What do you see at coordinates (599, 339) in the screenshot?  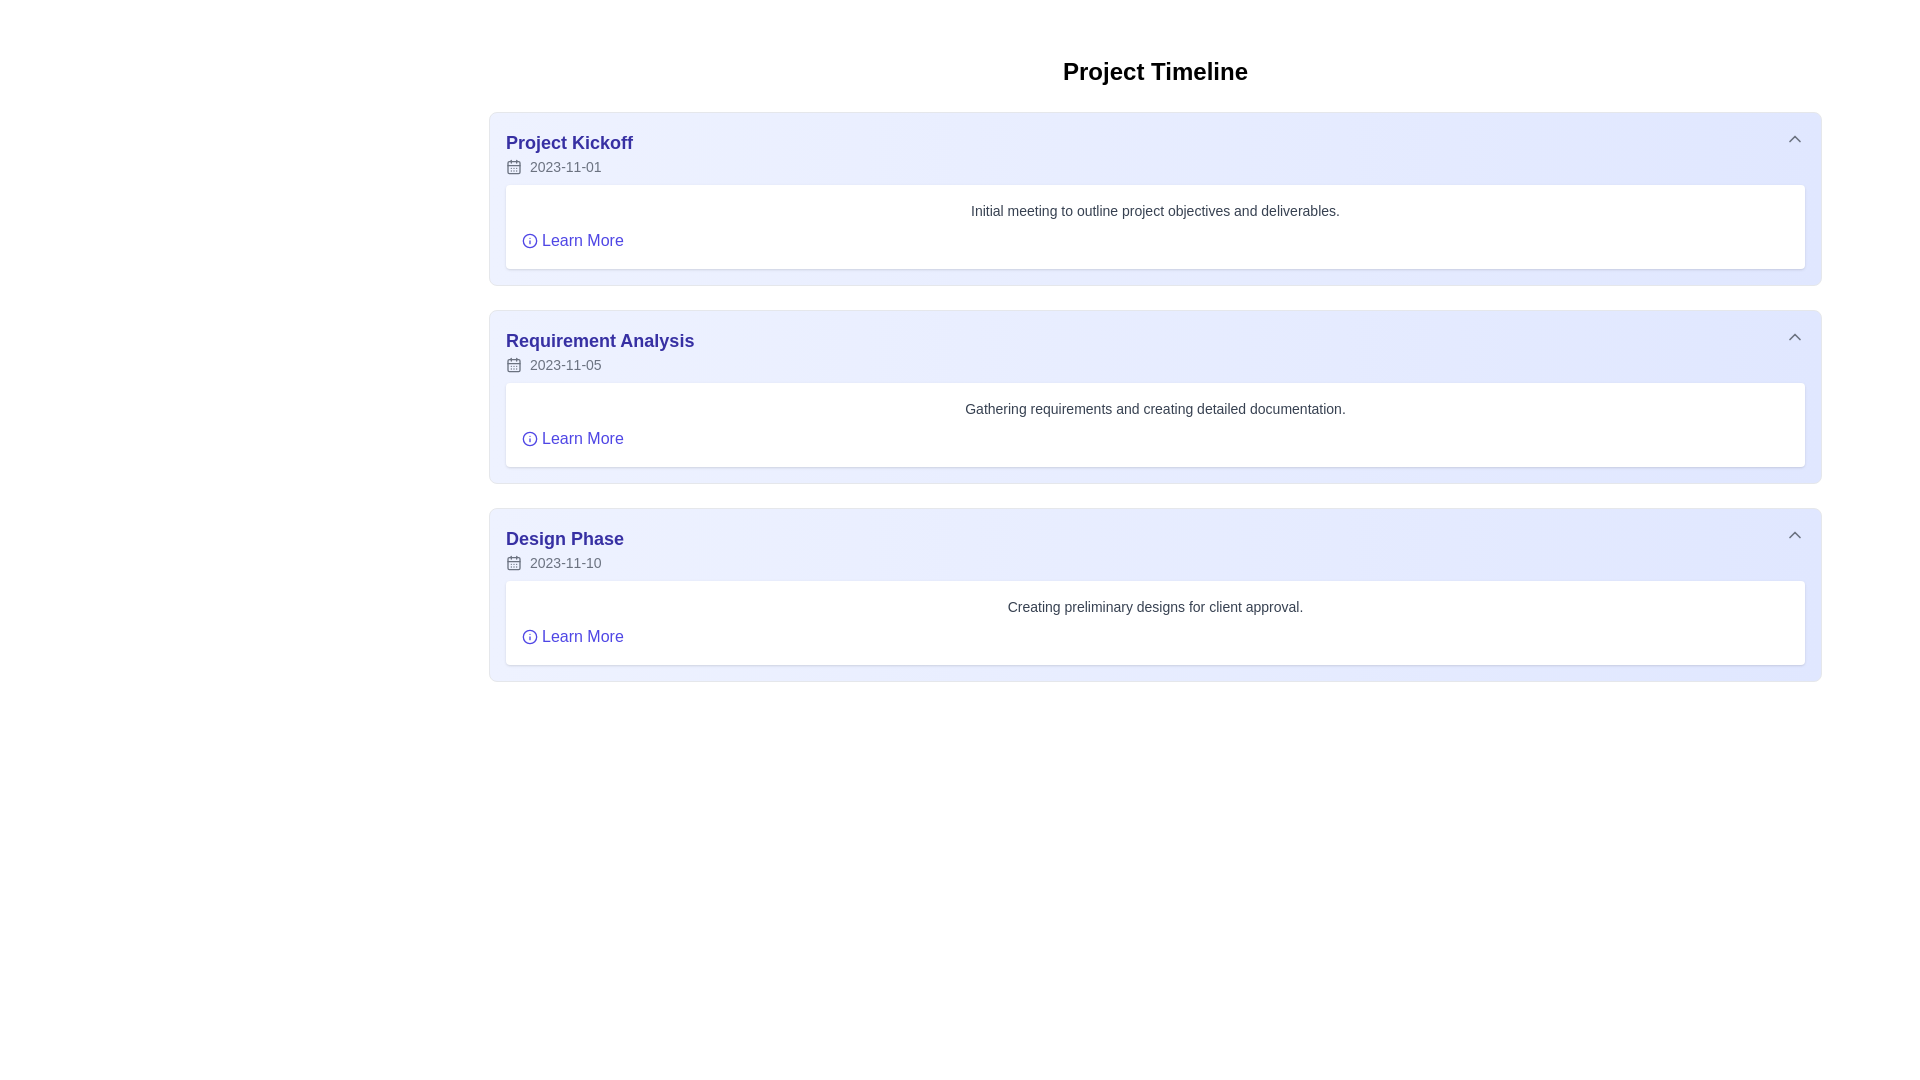 I see `the indigo blue text label that reads 'Requirement Analysis'` at bounding box center [599, 339].